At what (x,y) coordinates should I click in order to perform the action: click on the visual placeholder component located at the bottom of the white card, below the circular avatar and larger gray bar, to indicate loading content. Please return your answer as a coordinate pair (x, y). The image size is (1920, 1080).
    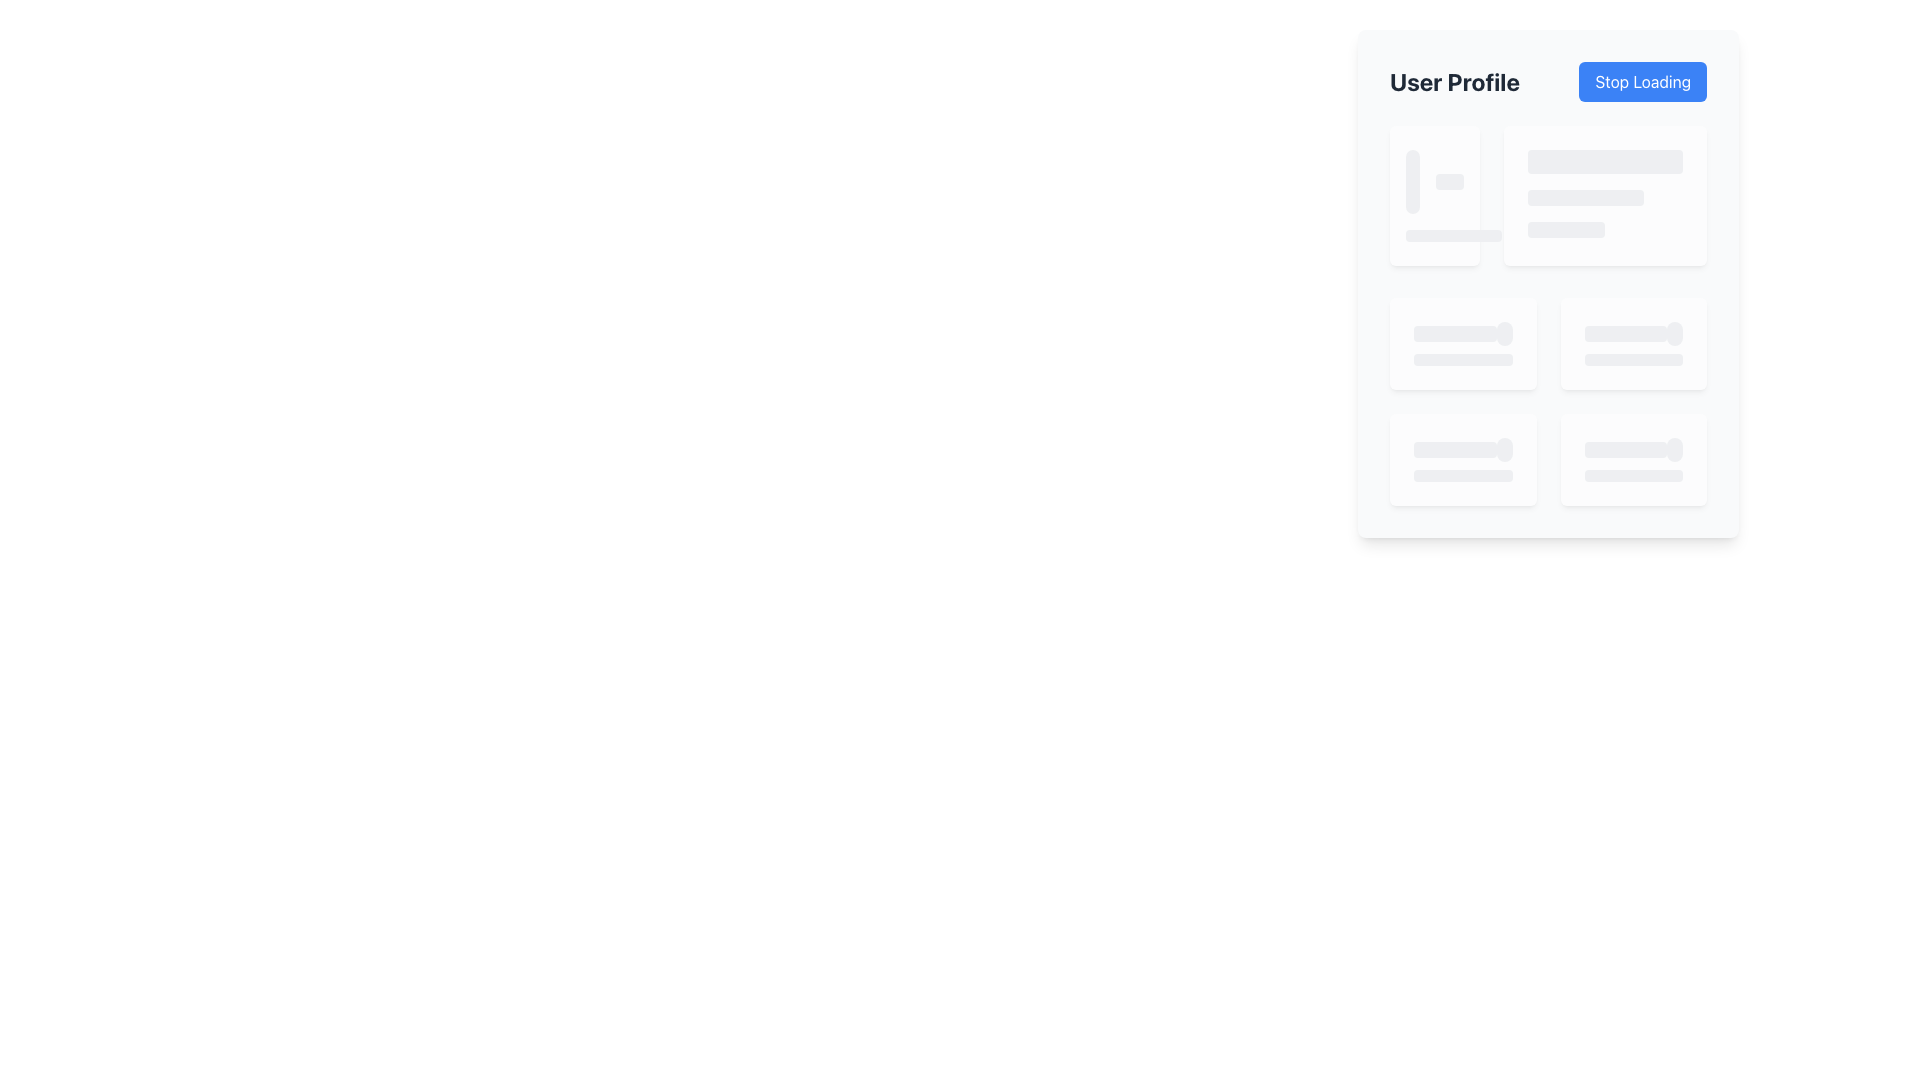
    Looking at the image, I should click on (1454, 234).